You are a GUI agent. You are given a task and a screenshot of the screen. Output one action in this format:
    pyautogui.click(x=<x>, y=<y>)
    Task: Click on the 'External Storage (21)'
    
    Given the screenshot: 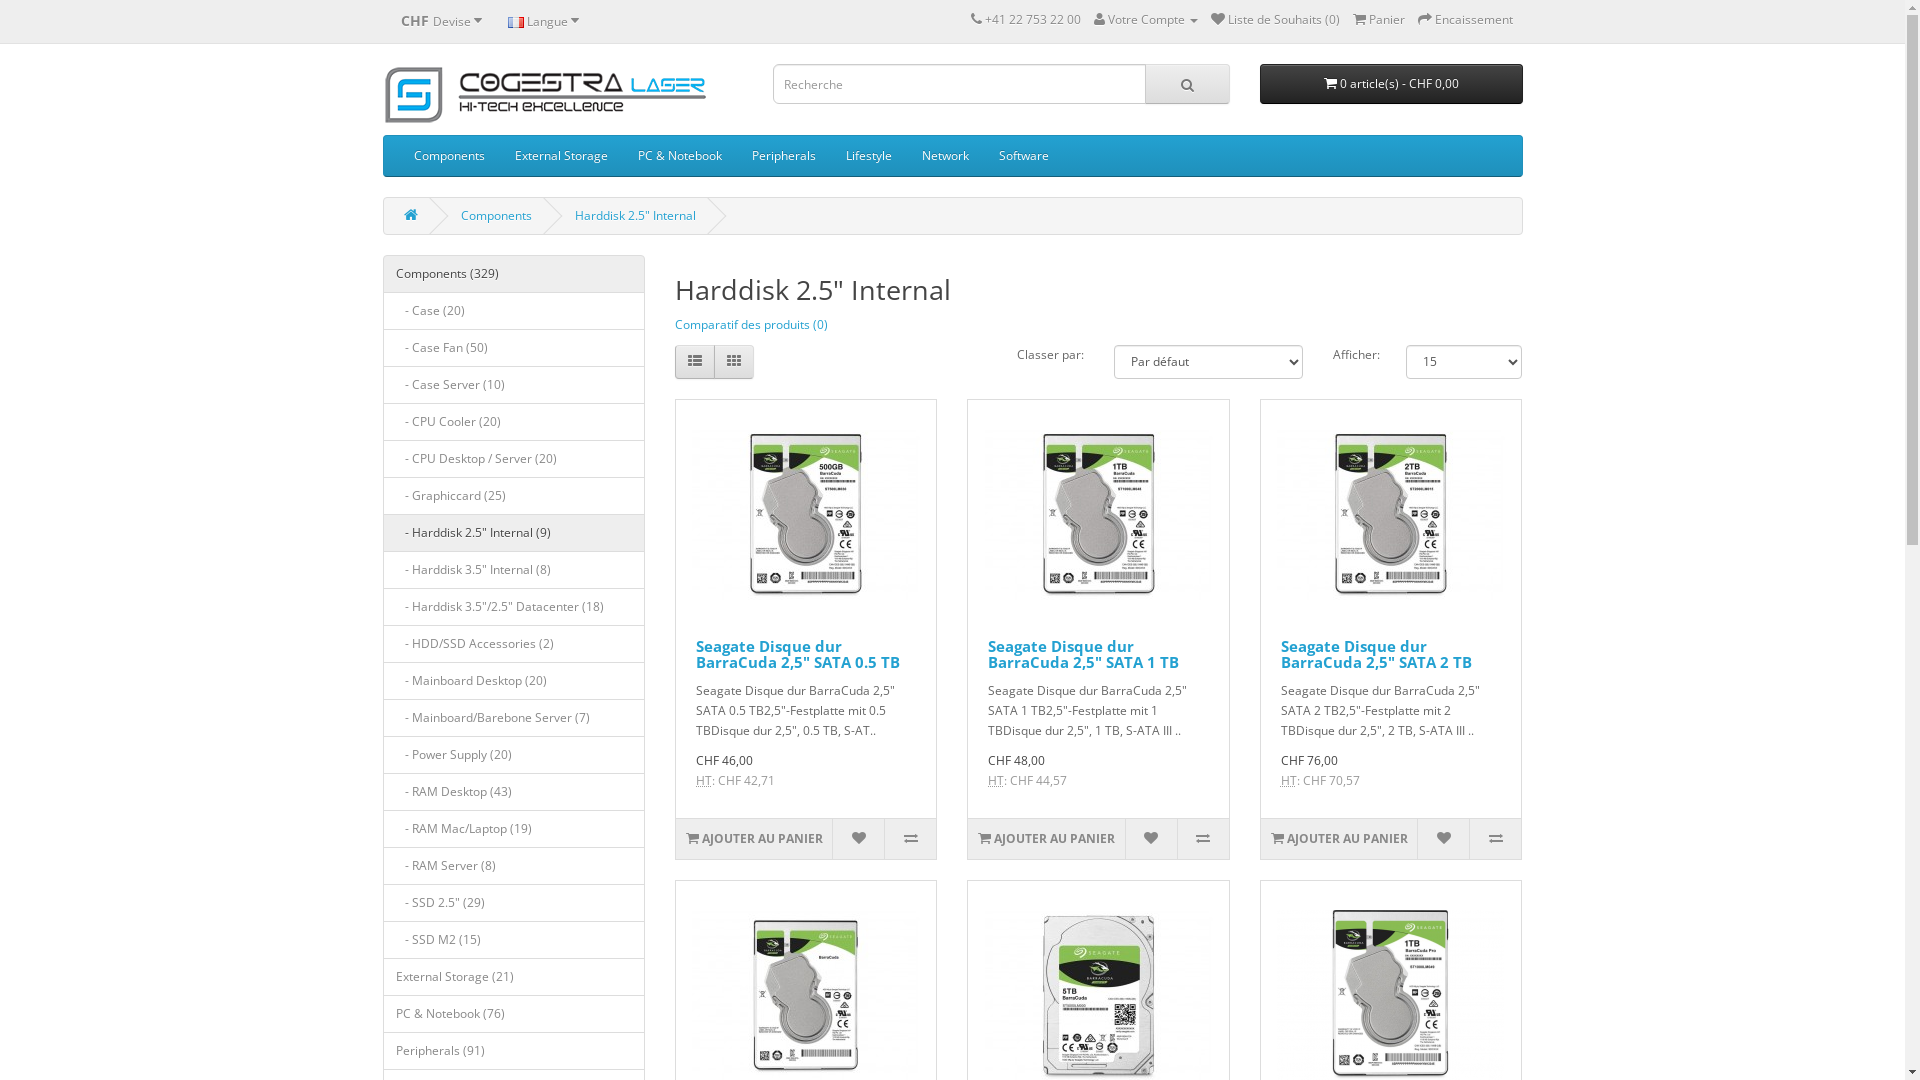 What is the action you would take?
    pyautogui.click(x=513, y=975)
    